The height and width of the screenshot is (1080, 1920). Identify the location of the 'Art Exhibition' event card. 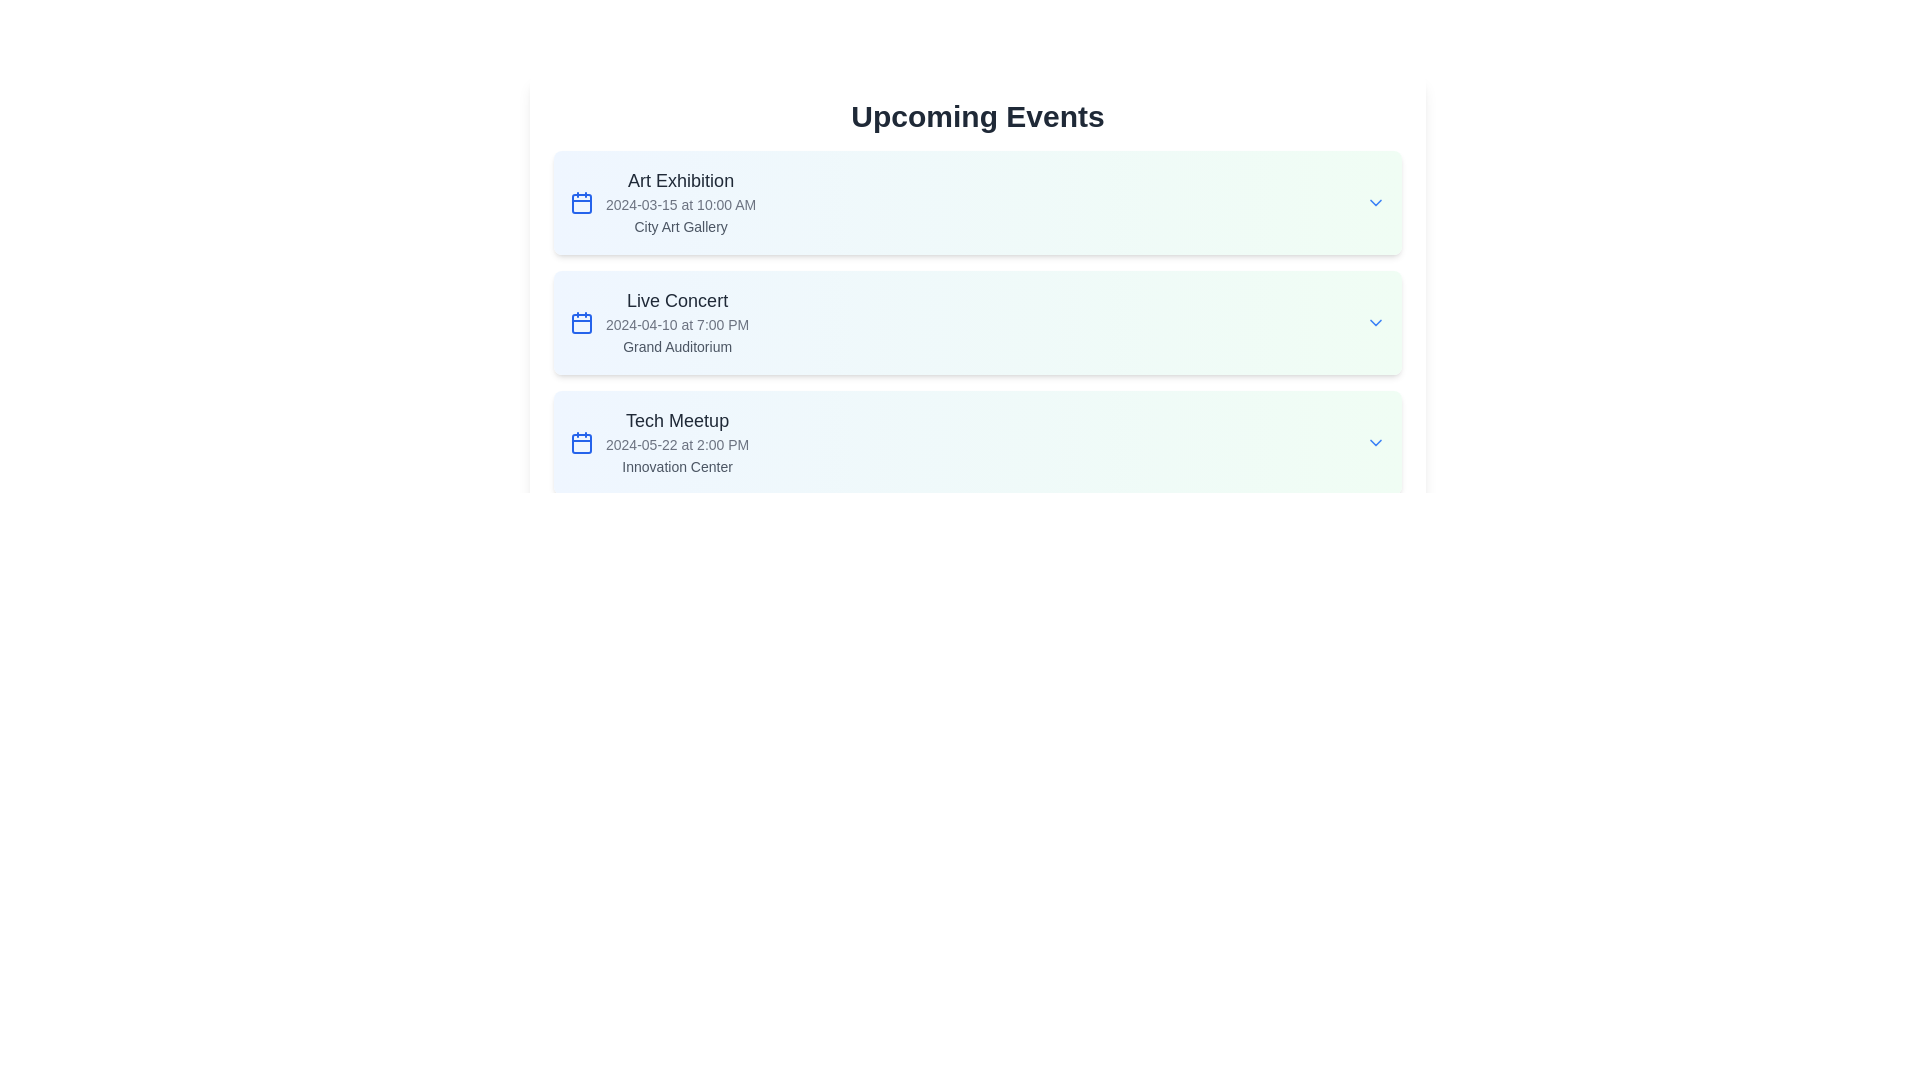
(978, 203).